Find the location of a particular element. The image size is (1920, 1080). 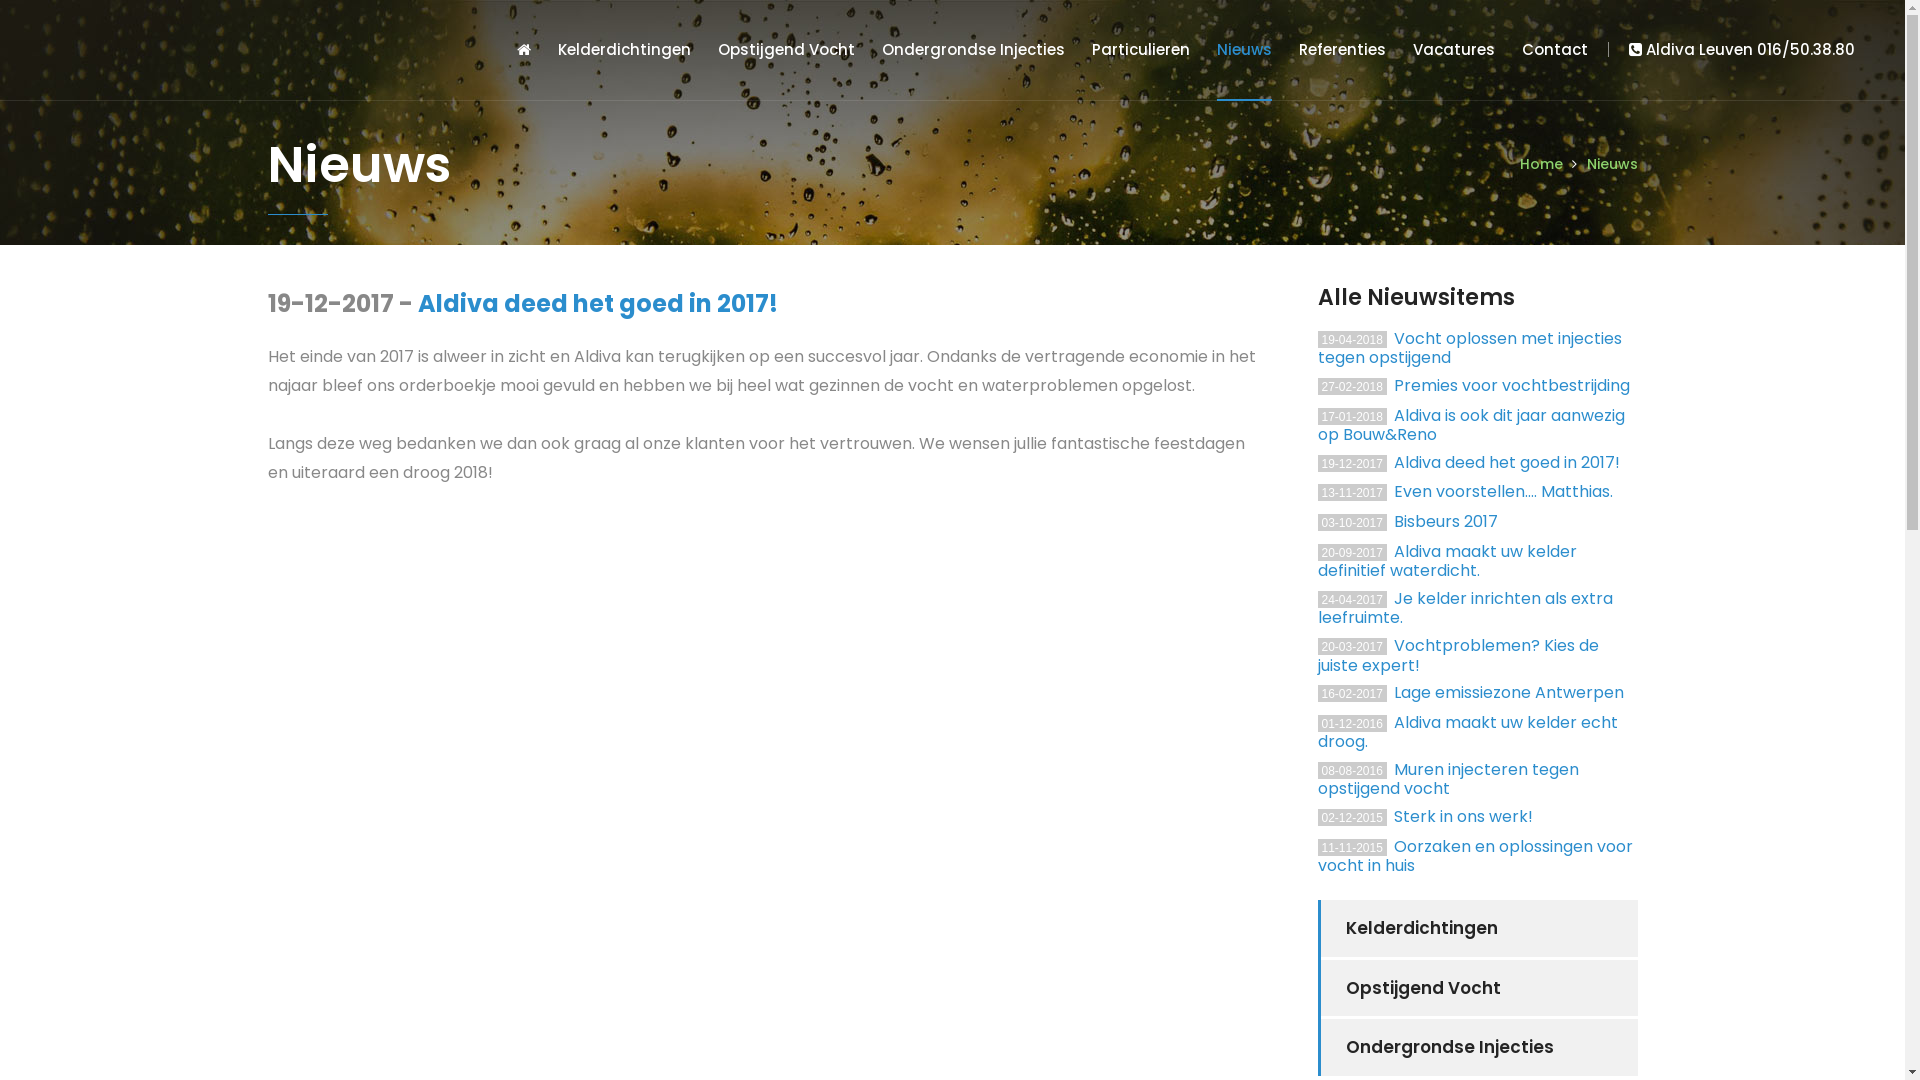

'Lage emissiezone Antwerpen' is located at coordinates (1508, 691).